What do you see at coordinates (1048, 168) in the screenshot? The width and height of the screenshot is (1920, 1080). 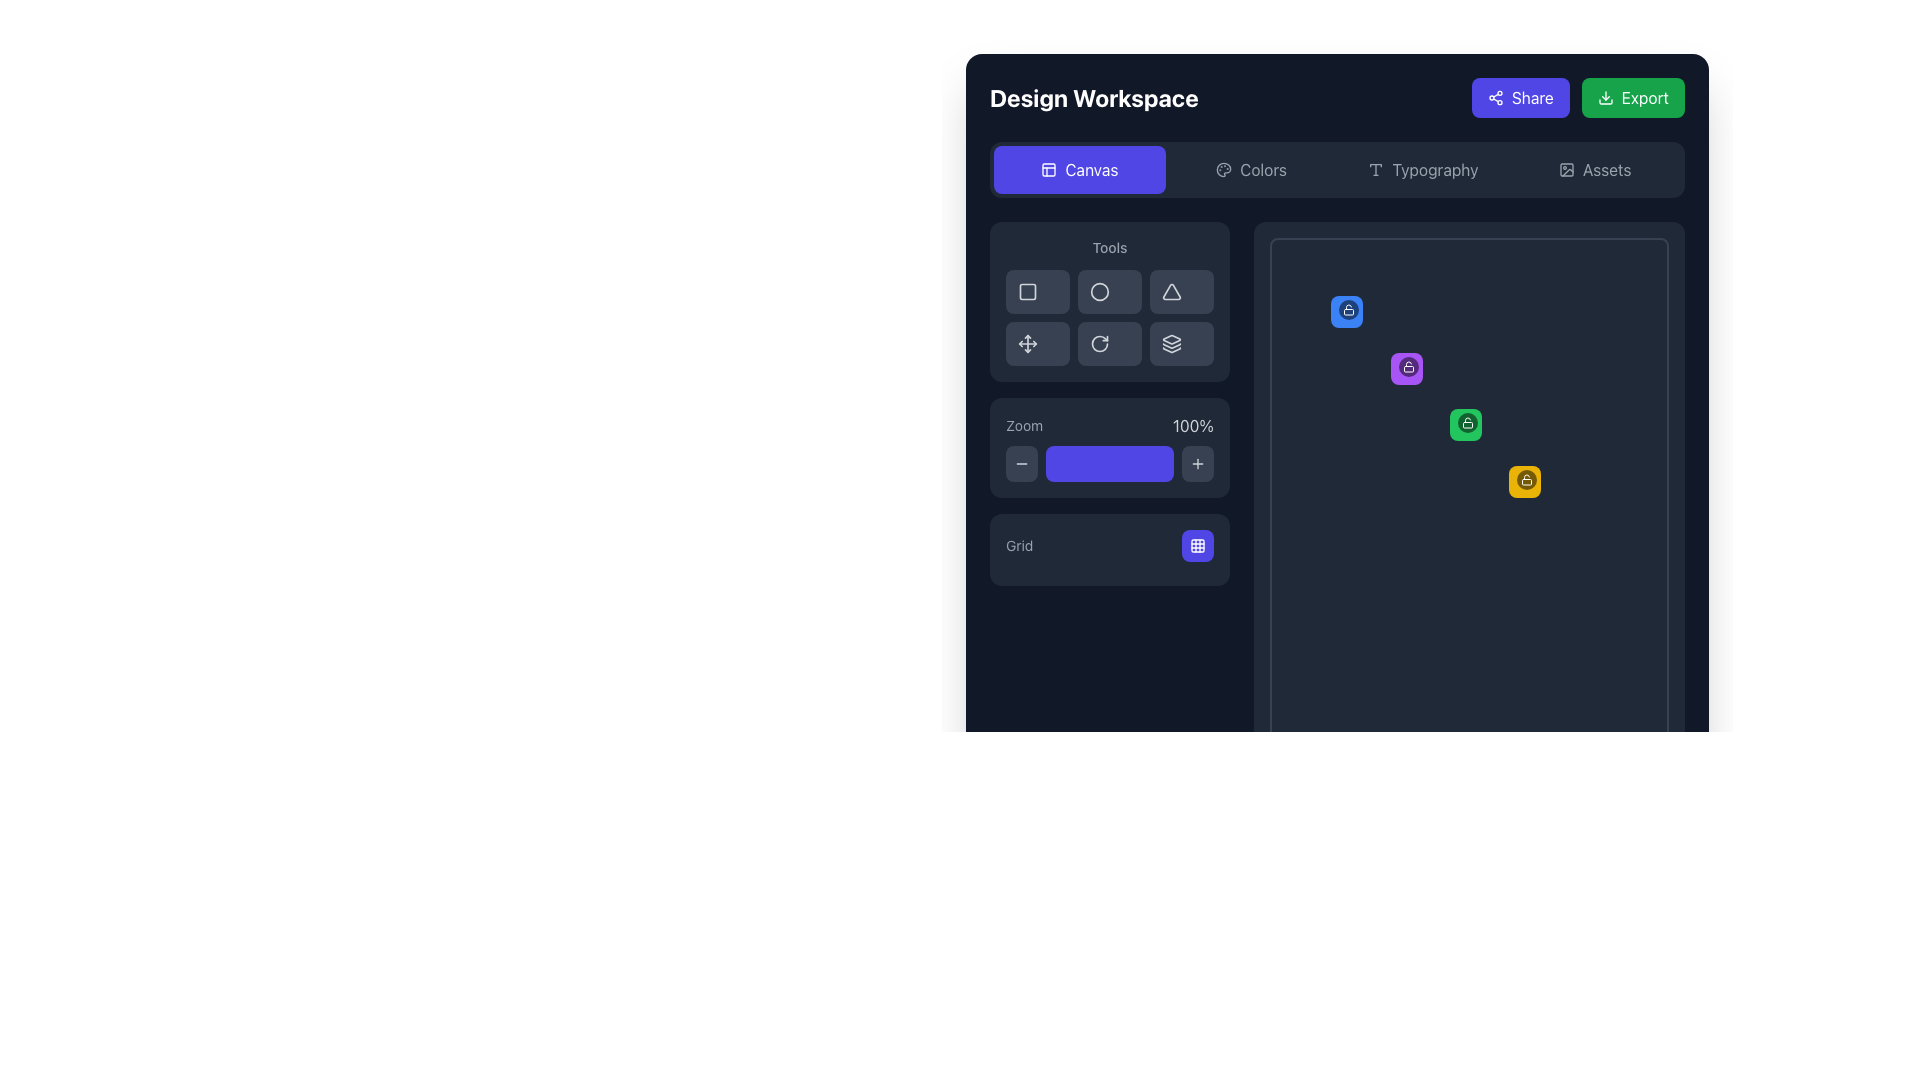 I see `the rounded rectangle control icon located near the 'Canvas' label in the top-left area of the application interface` at bounding box center [1048, 168].